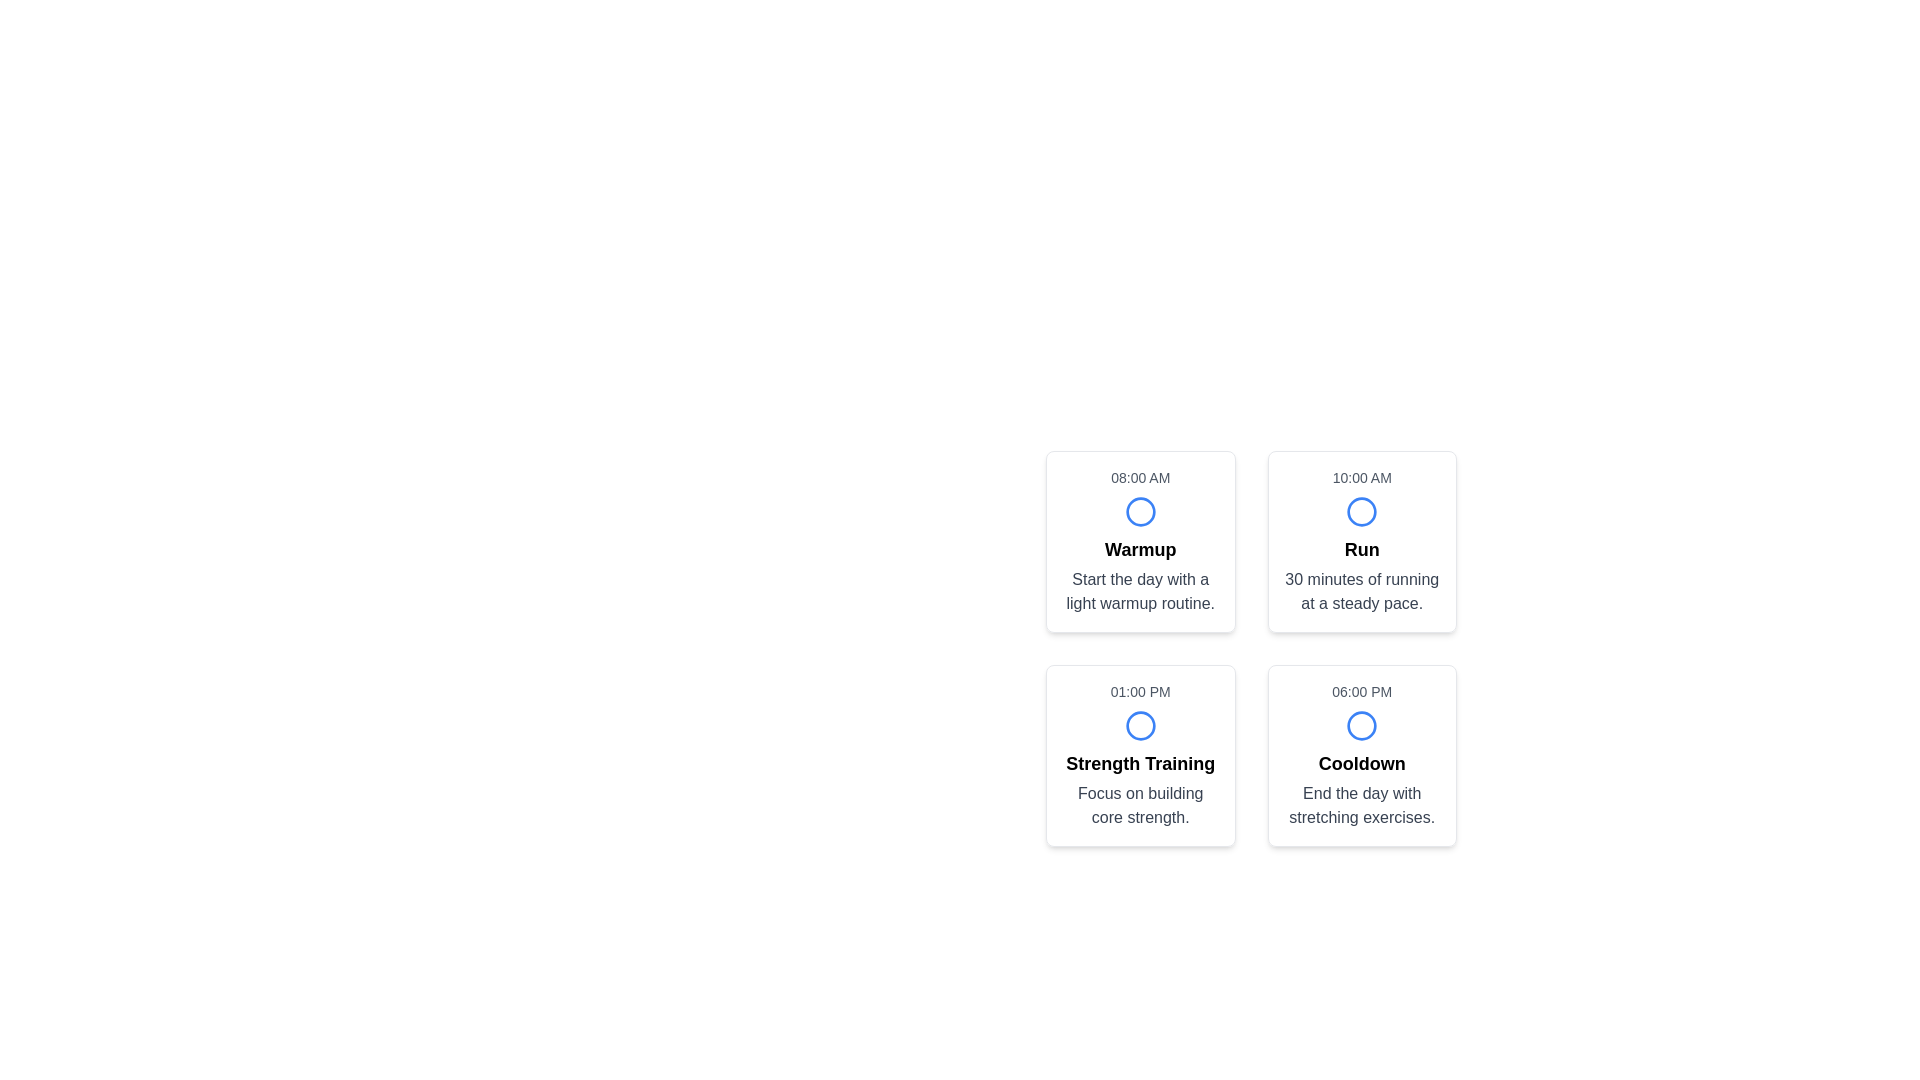 Image resolution: width=1920 pixels, height=1080 pixels. Describe the element at coordinates (1140, 725) in the screenshot. I see `the circular icon representing the 'Strength Training' session, located in the third card of the second row, below the 'Warmup' and 'Run' cards` at that location.